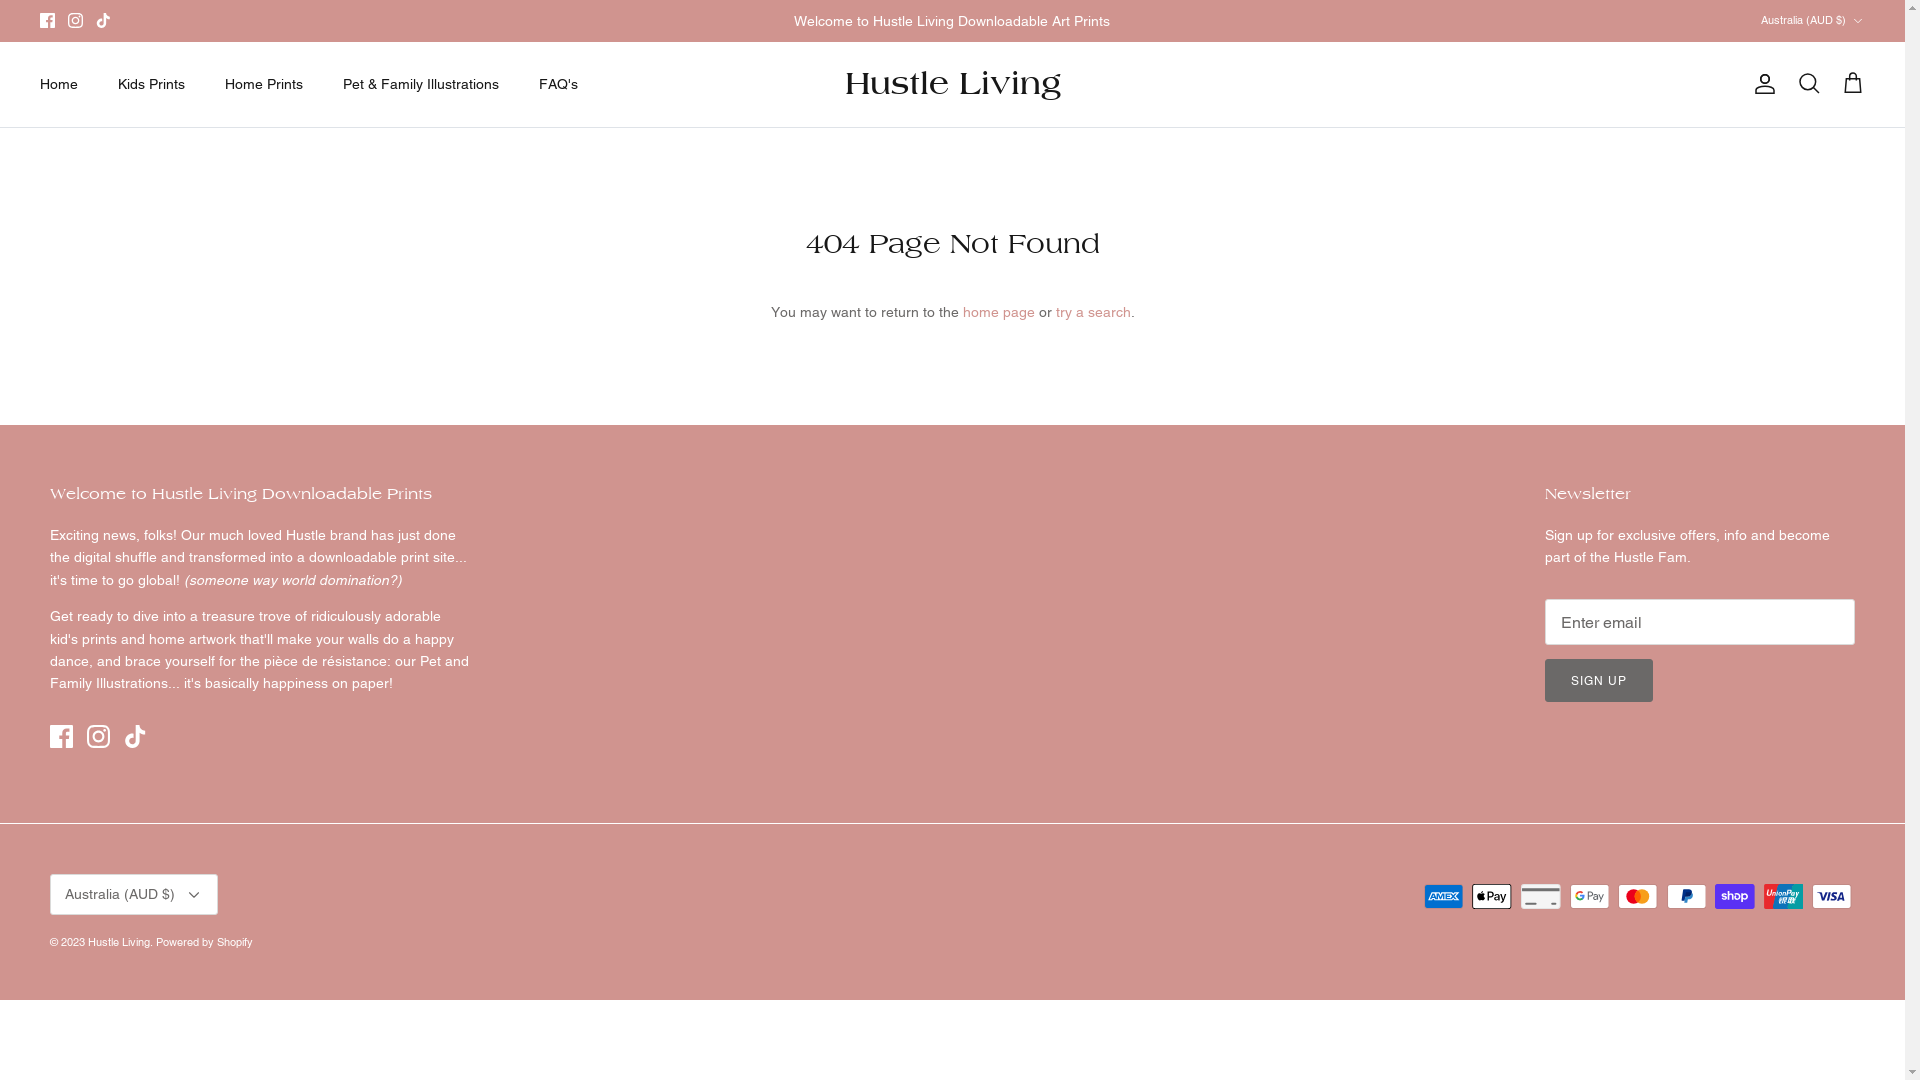  What do you see at coordinates (61, 736) in the screenshot?
I see `'Facebook'` at bounding box center [61, 736].